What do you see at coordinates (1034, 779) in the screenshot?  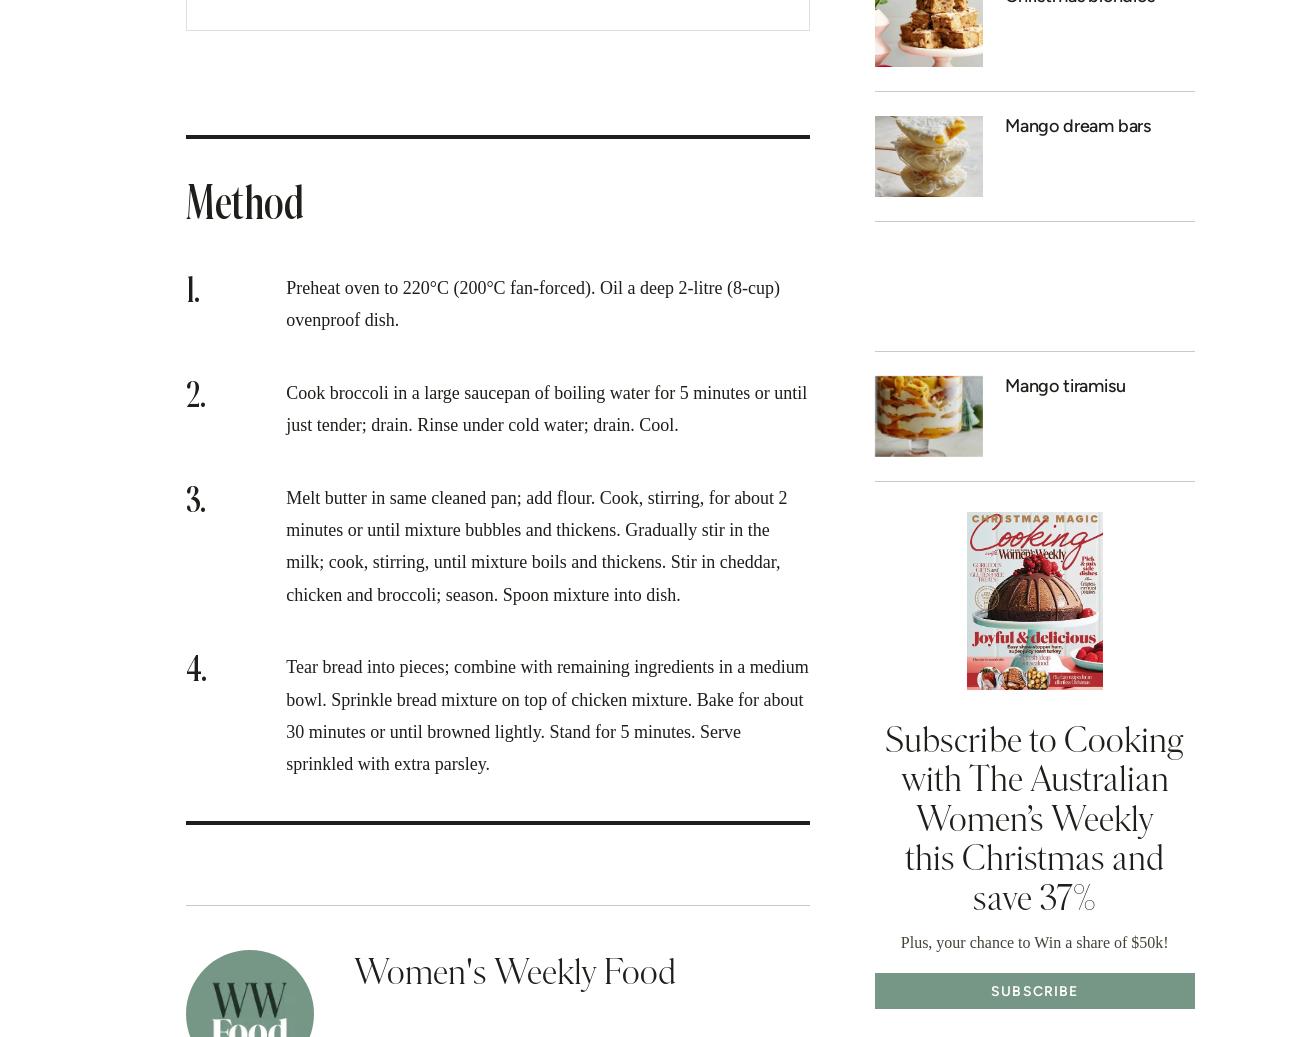 I see `'Subscribe to Cooking with The Australian Women’s Weekly'` at bounding box center [1034, 779].